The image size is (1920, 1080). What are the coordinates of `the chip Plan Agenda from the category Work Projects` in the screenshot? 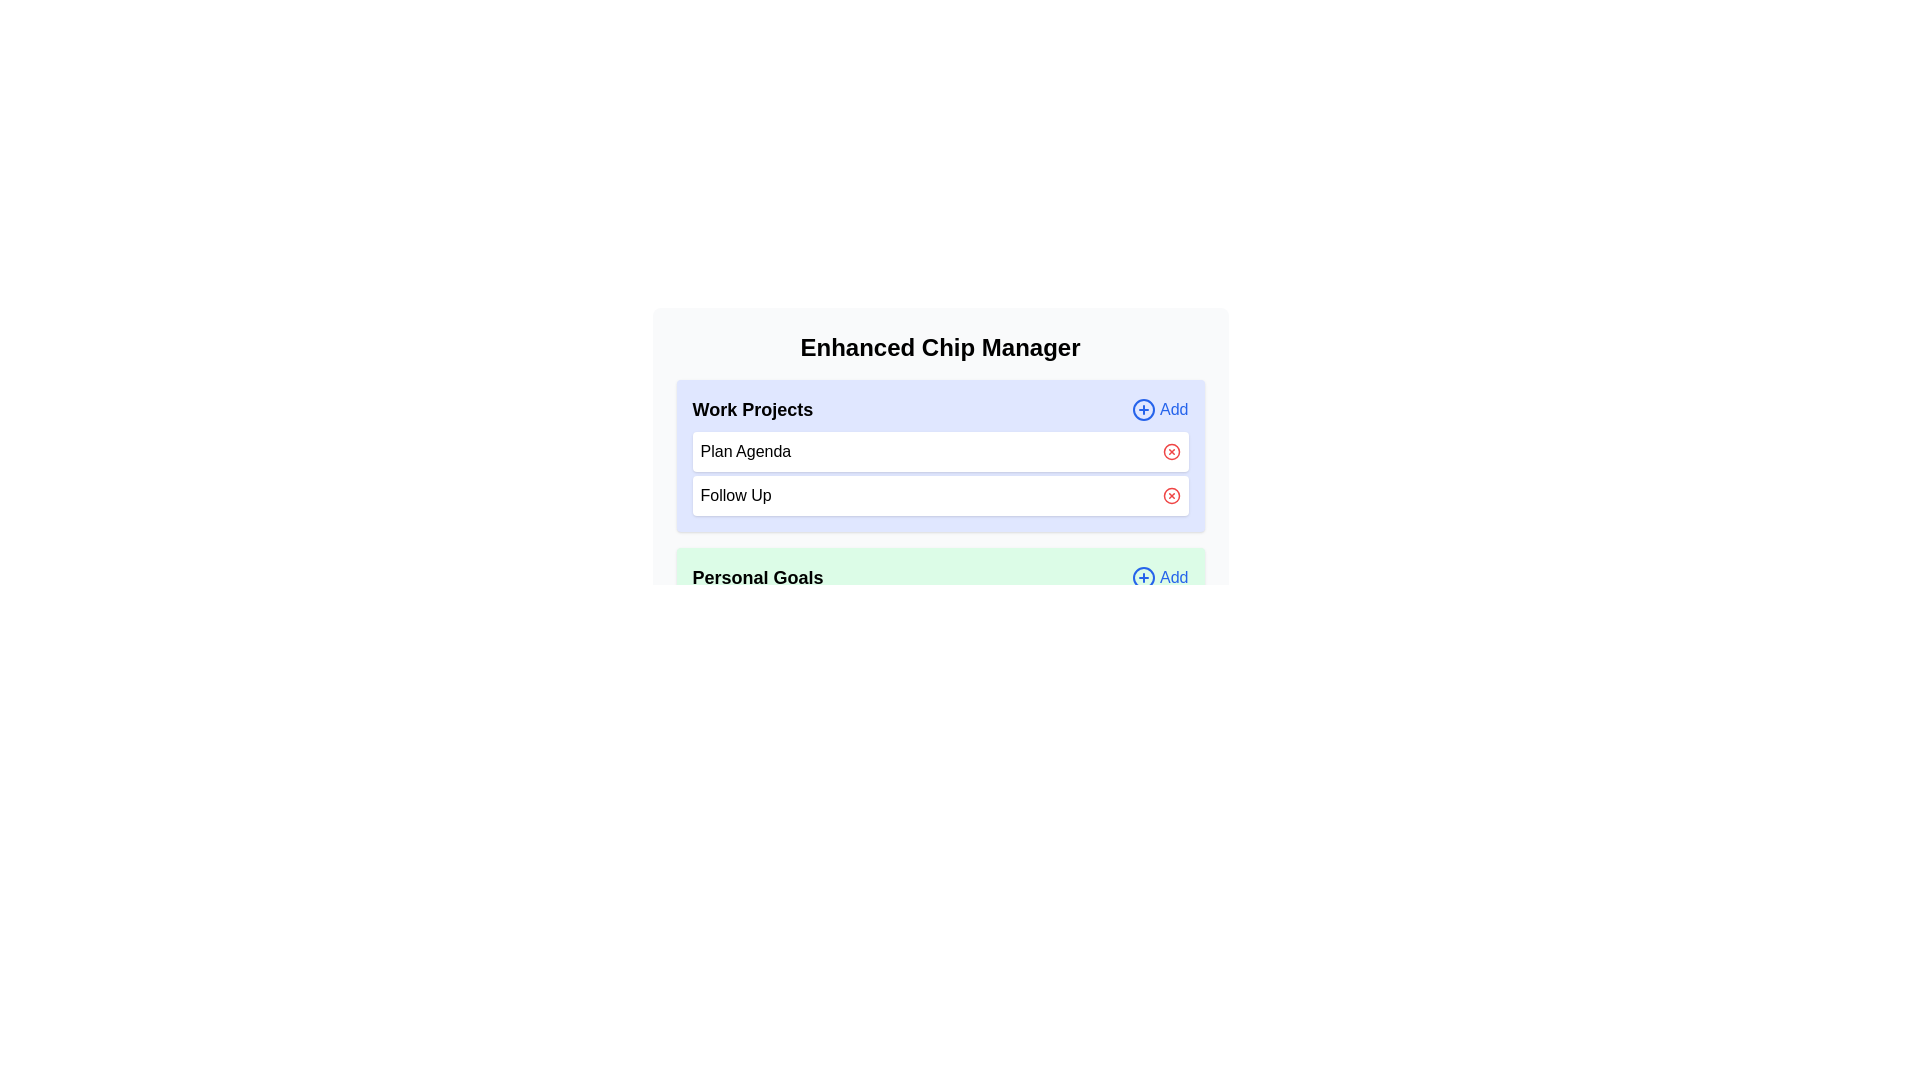 It's located at (1171, 451).